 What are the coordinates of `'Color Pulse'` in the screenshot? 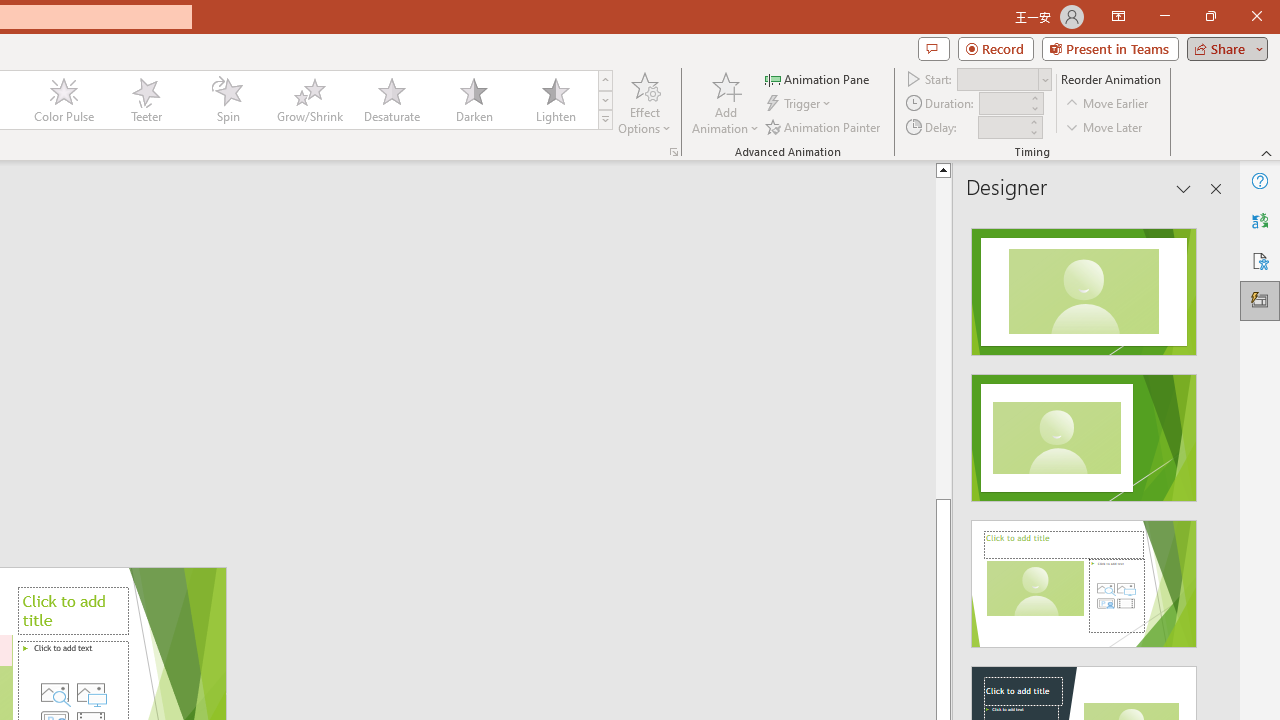 It's located at (64, 100).